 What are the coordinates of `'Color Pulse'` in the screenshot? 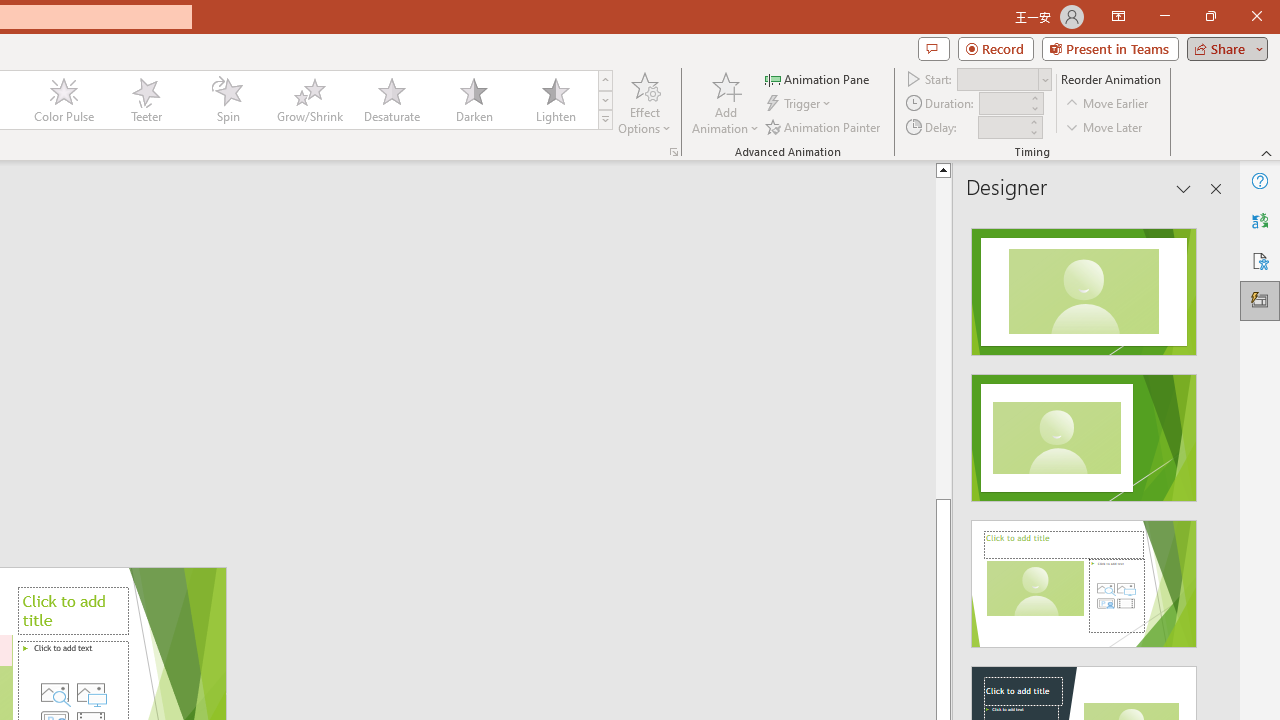 It's located at (64, 100).